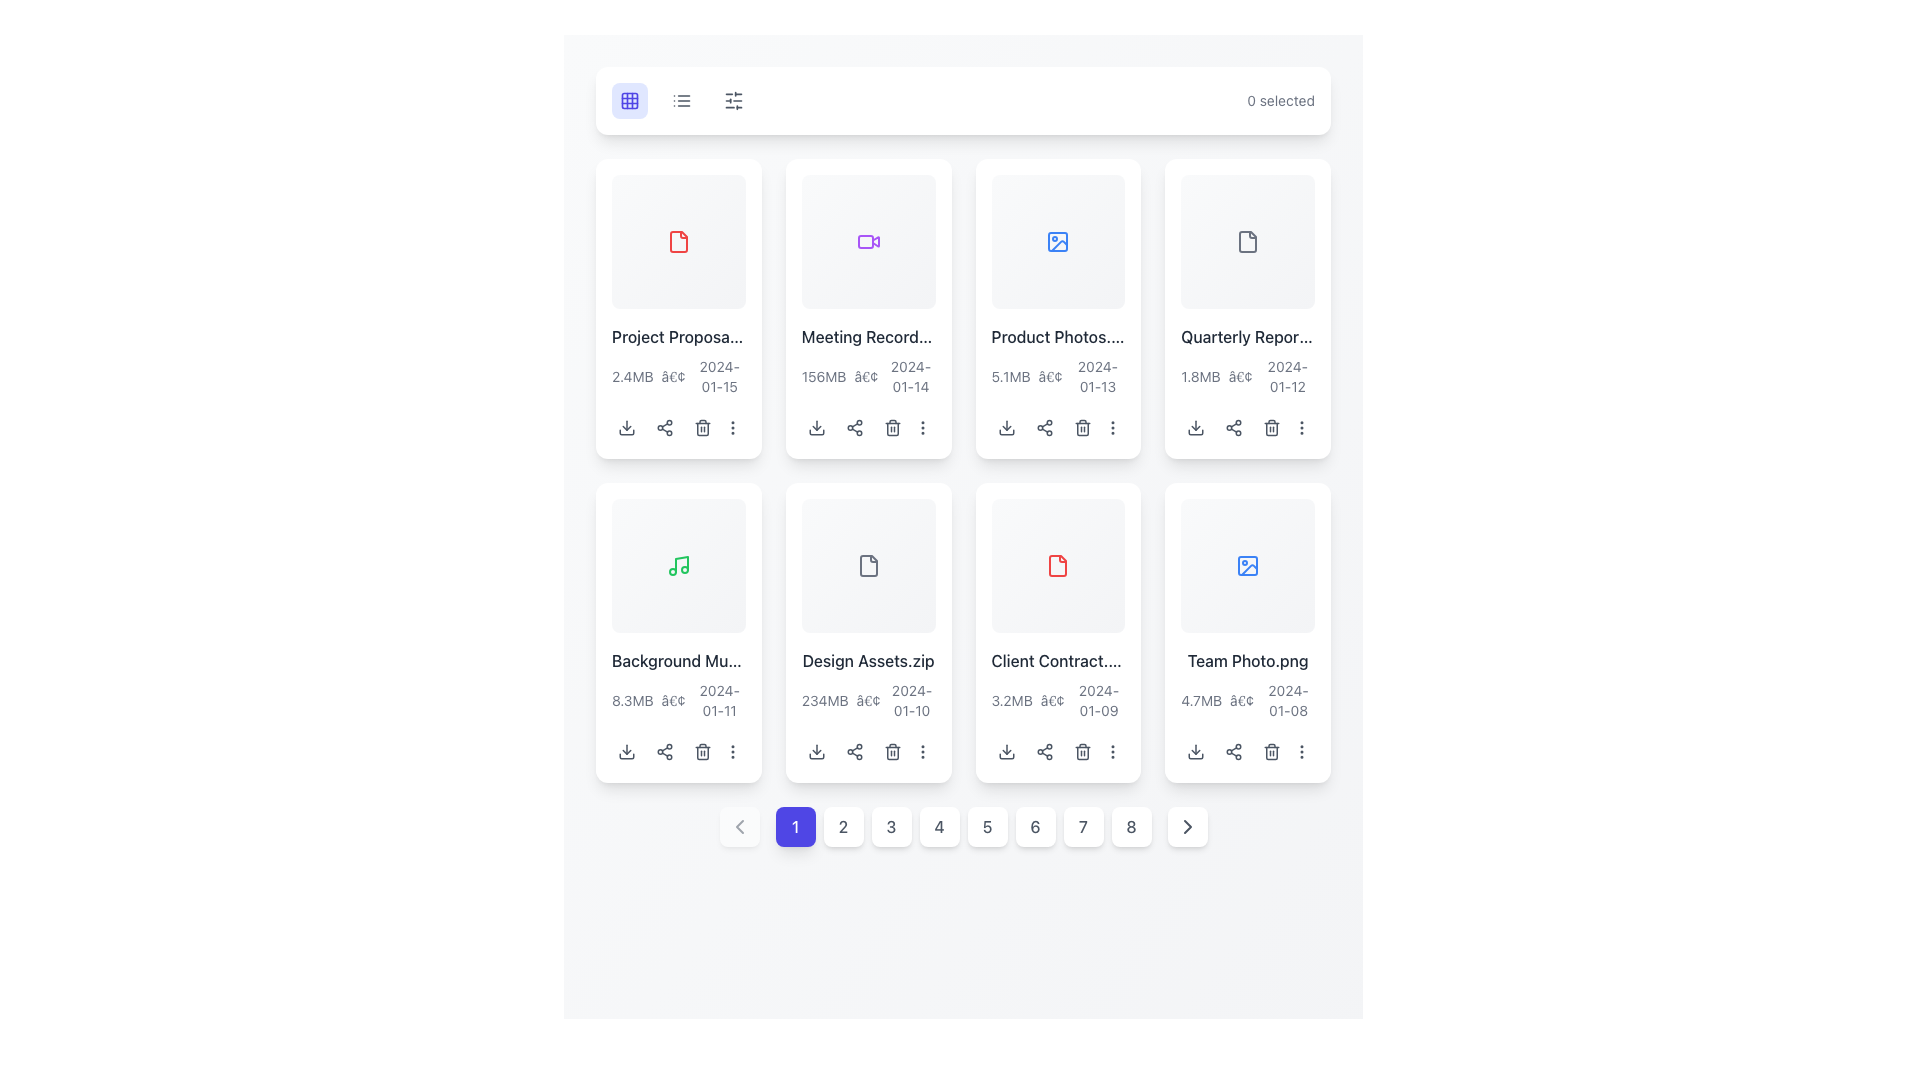 Image resolution: width=1920 pixels, height=1080 pixels. What do you see at coordinates (868, 565) in the screenshot?
I see `the file icon representing 'Design Assets.zip' located in the sixth card of the second row in the grid layout` at bounding box center [868, 565].